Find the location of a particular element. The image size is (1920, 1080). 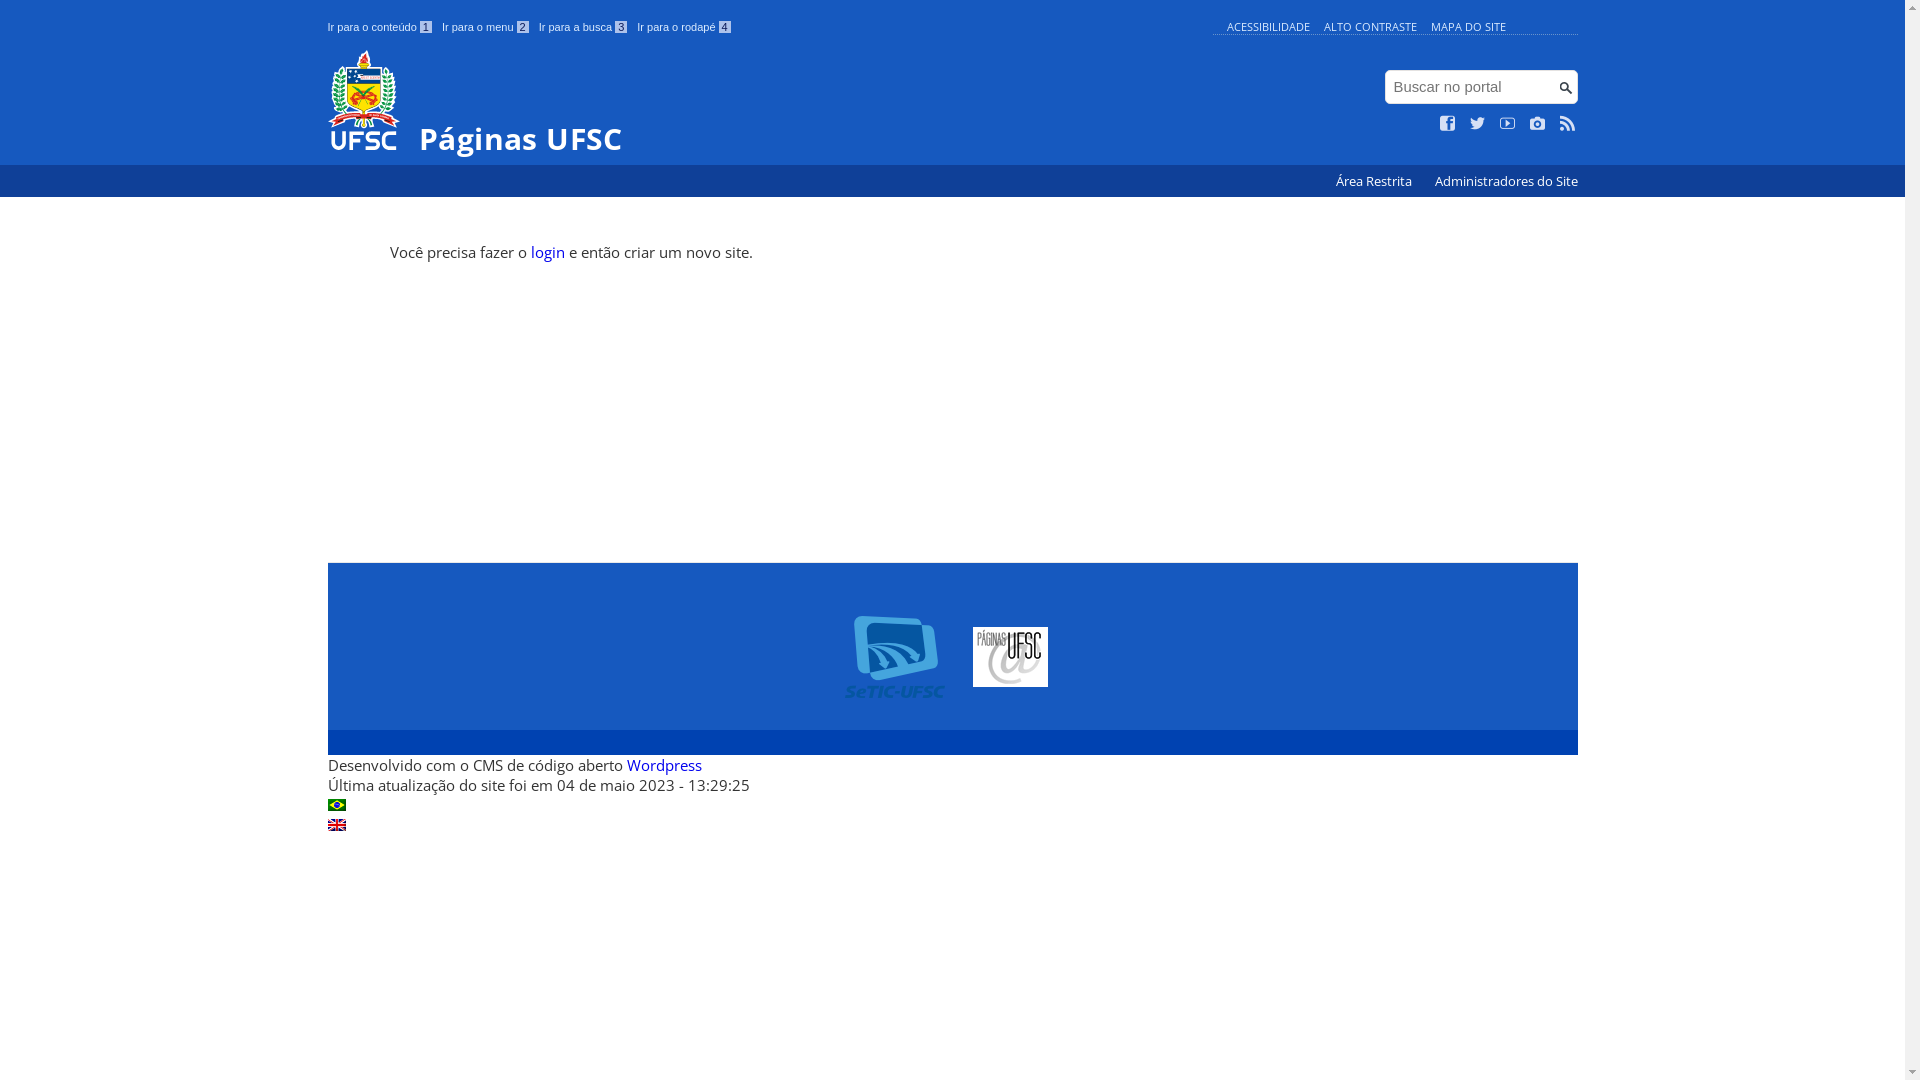

'ALTO CONTRASTE' is located at coordinates (1369, 26).